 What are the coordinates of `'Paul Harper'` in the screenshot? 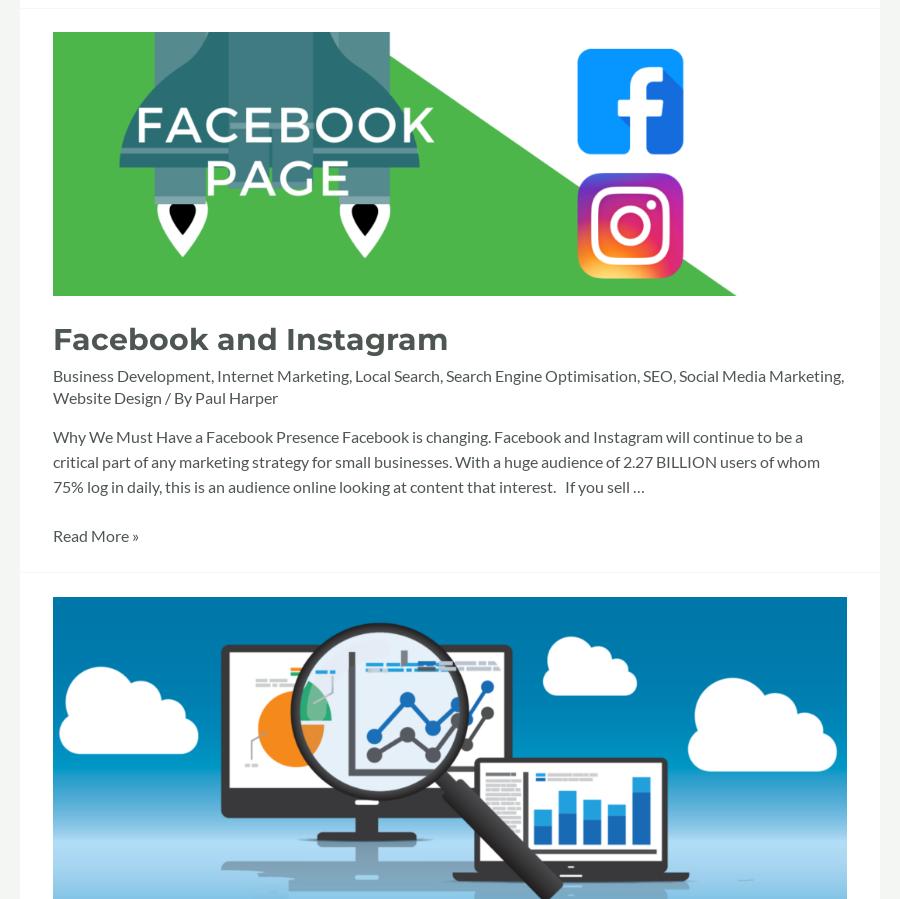 It's located at (235, 396).